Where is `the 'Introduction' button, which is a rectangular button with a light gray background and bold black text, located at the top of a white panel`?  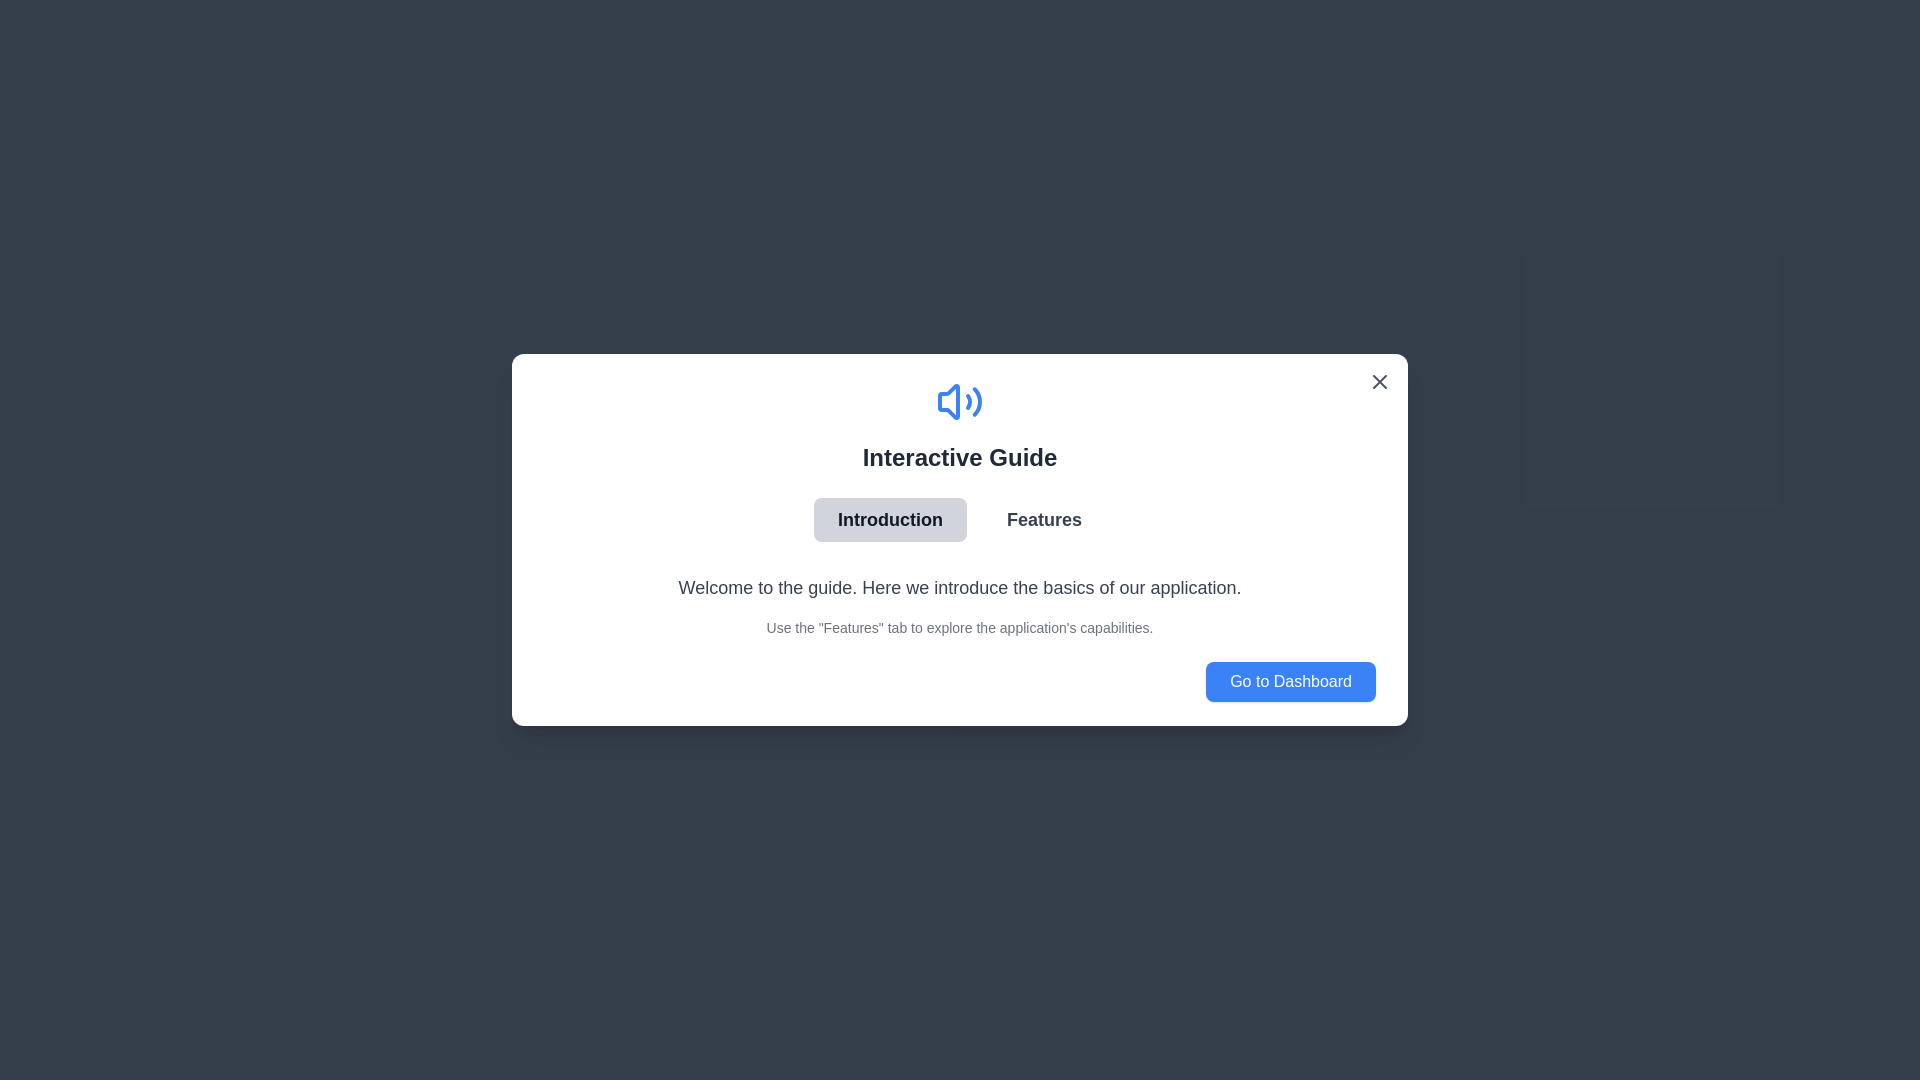
the 'Introduction' button, which is a rectangular button with a light gray background and bold black text, located at the top of a white panel is located at coordinates (889, 519).